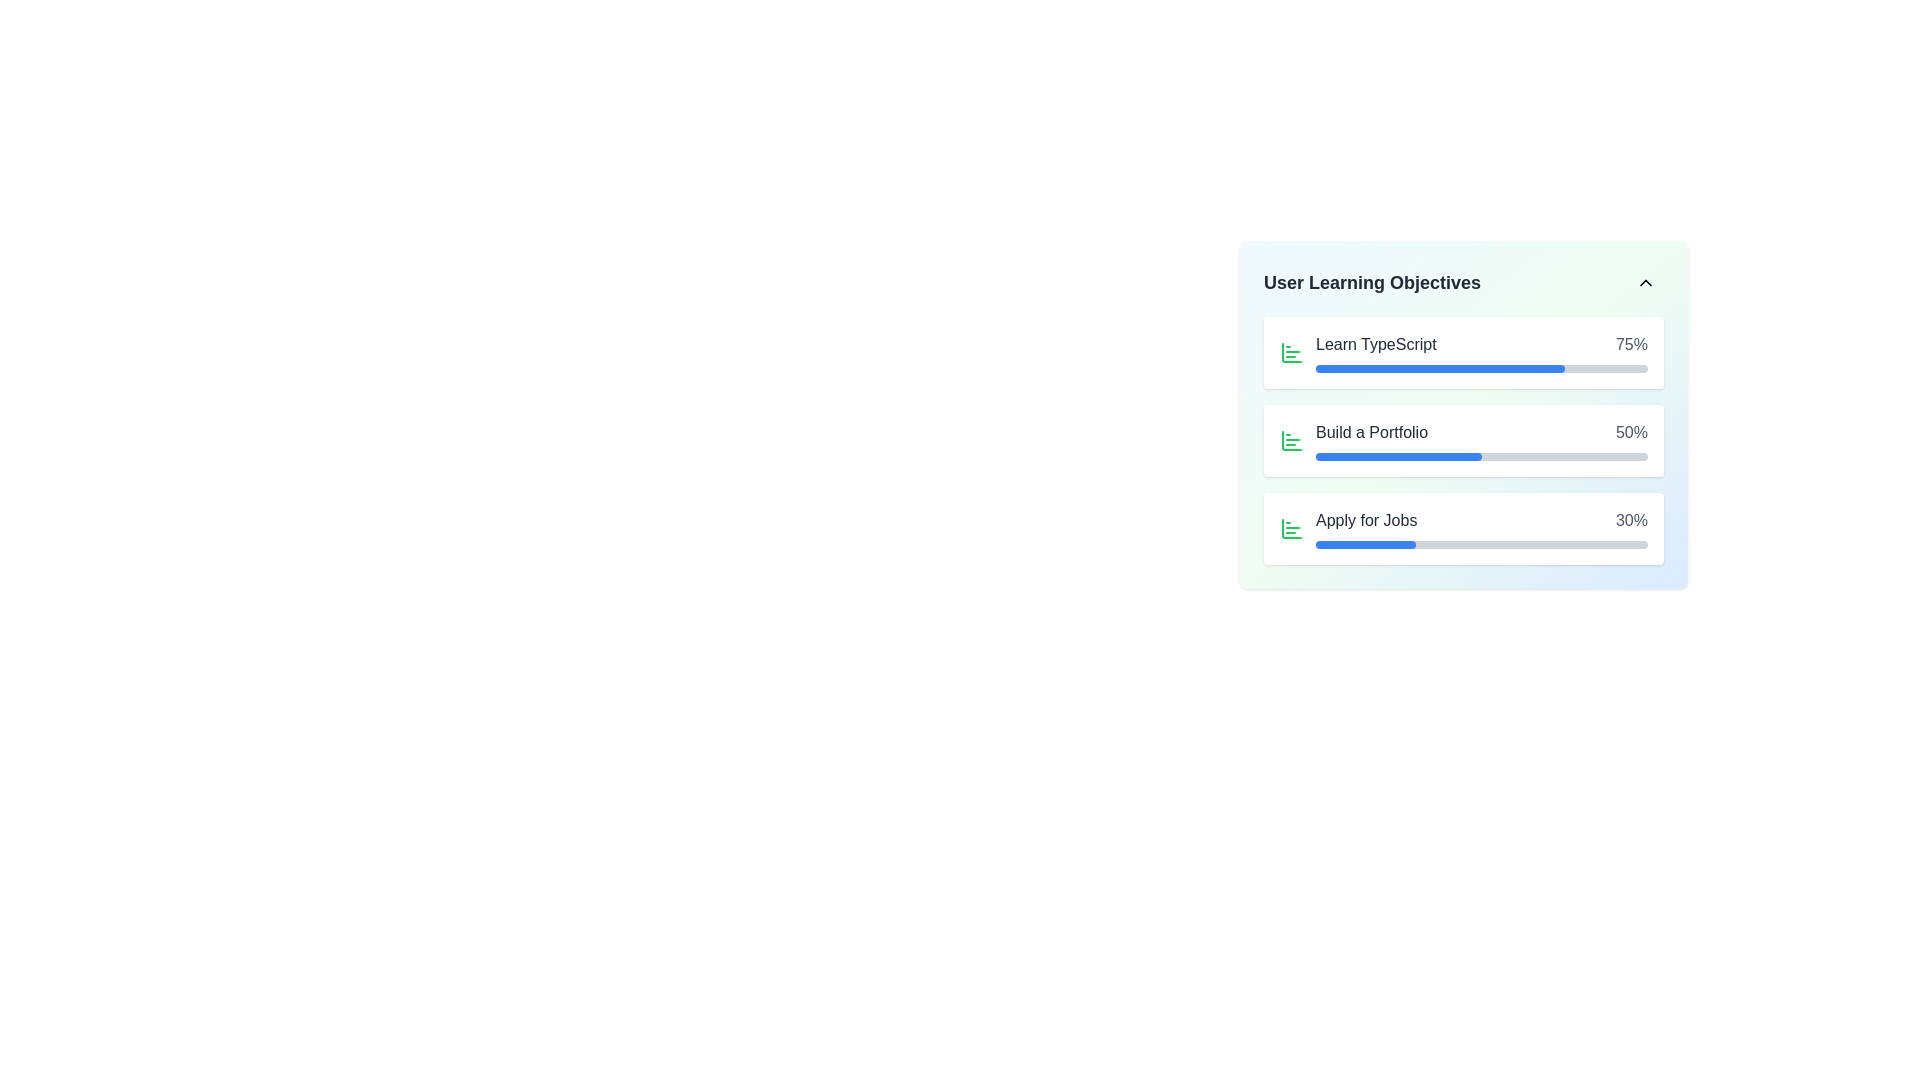  I want to click on the filled portion of the progress indicator within the 'Apply for Jobs' section of the User Learning Objectives card, which visually represents 30% completion, so click(1364, 544).